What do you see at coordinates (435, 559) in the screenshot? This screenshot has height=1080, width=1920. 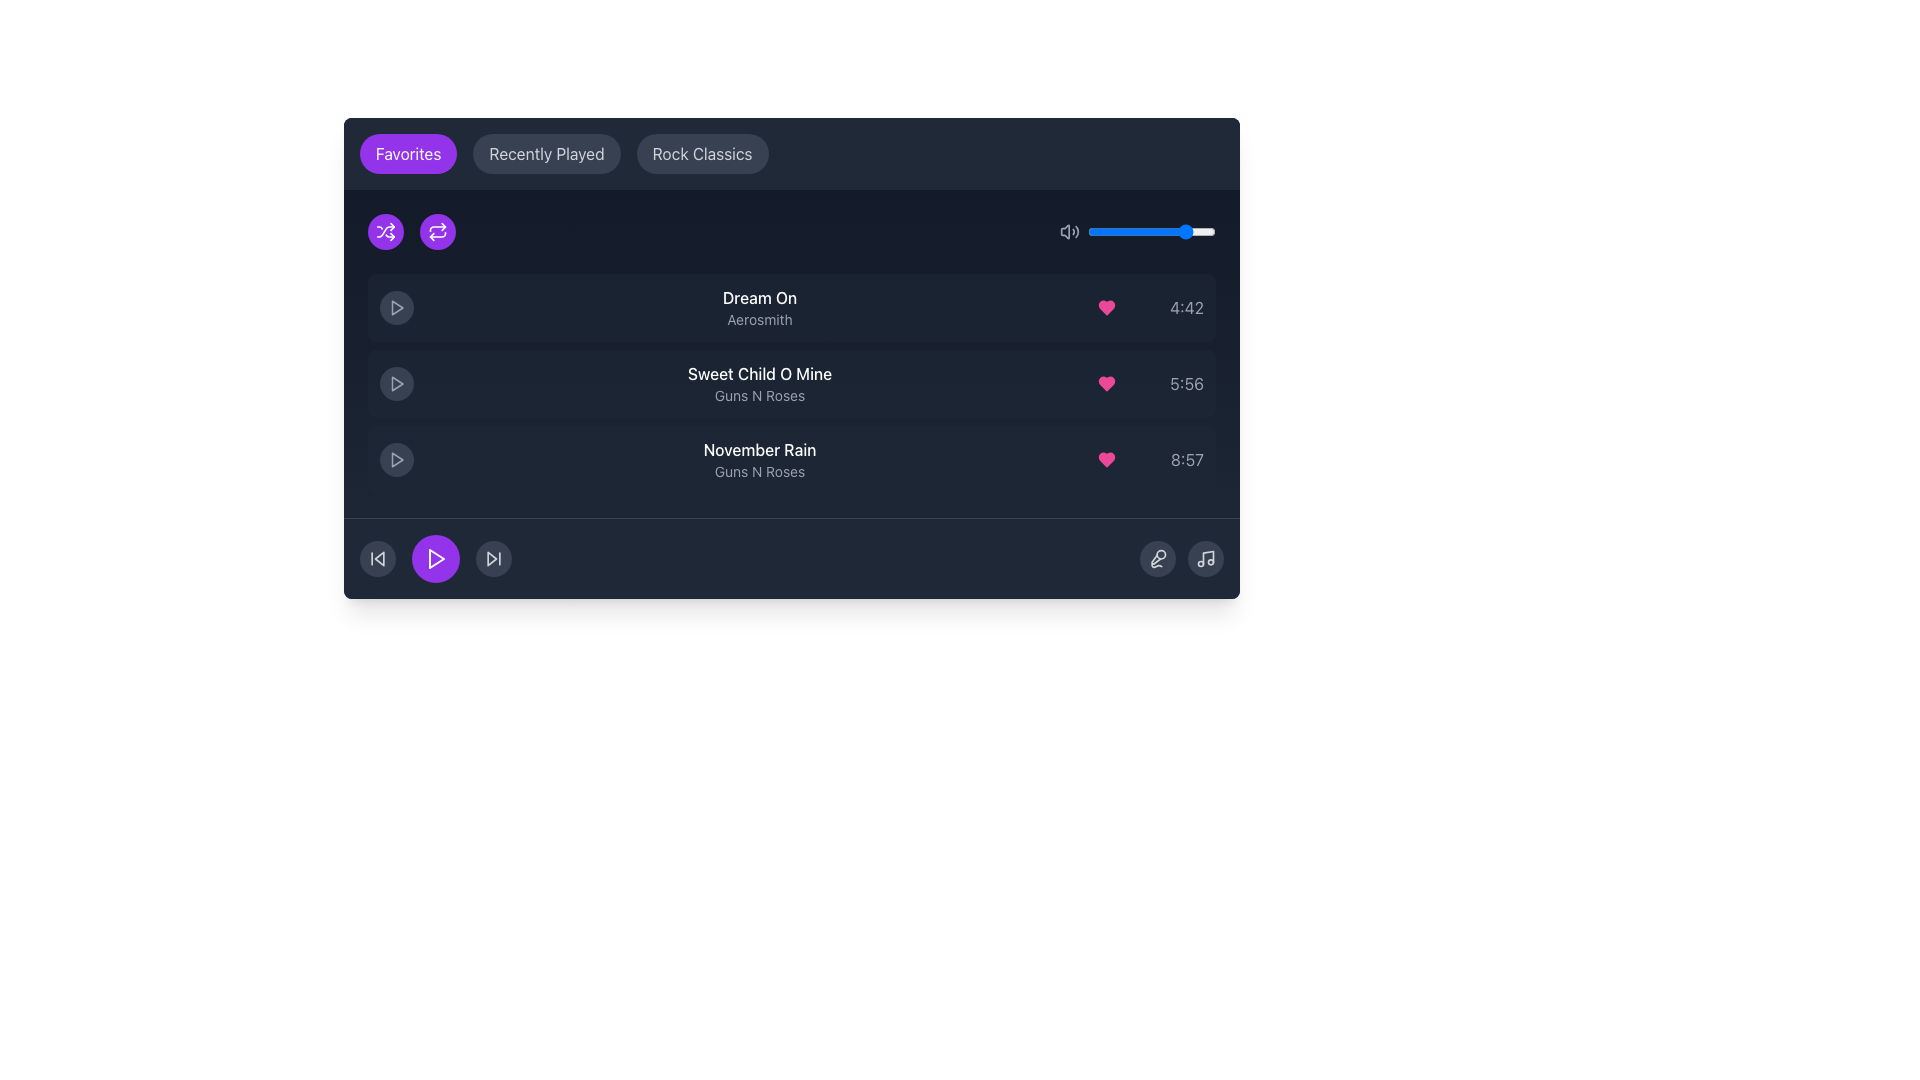 I see `the playback button located among the bottom control icons of the music player interface` at bounding box center [435, 559].